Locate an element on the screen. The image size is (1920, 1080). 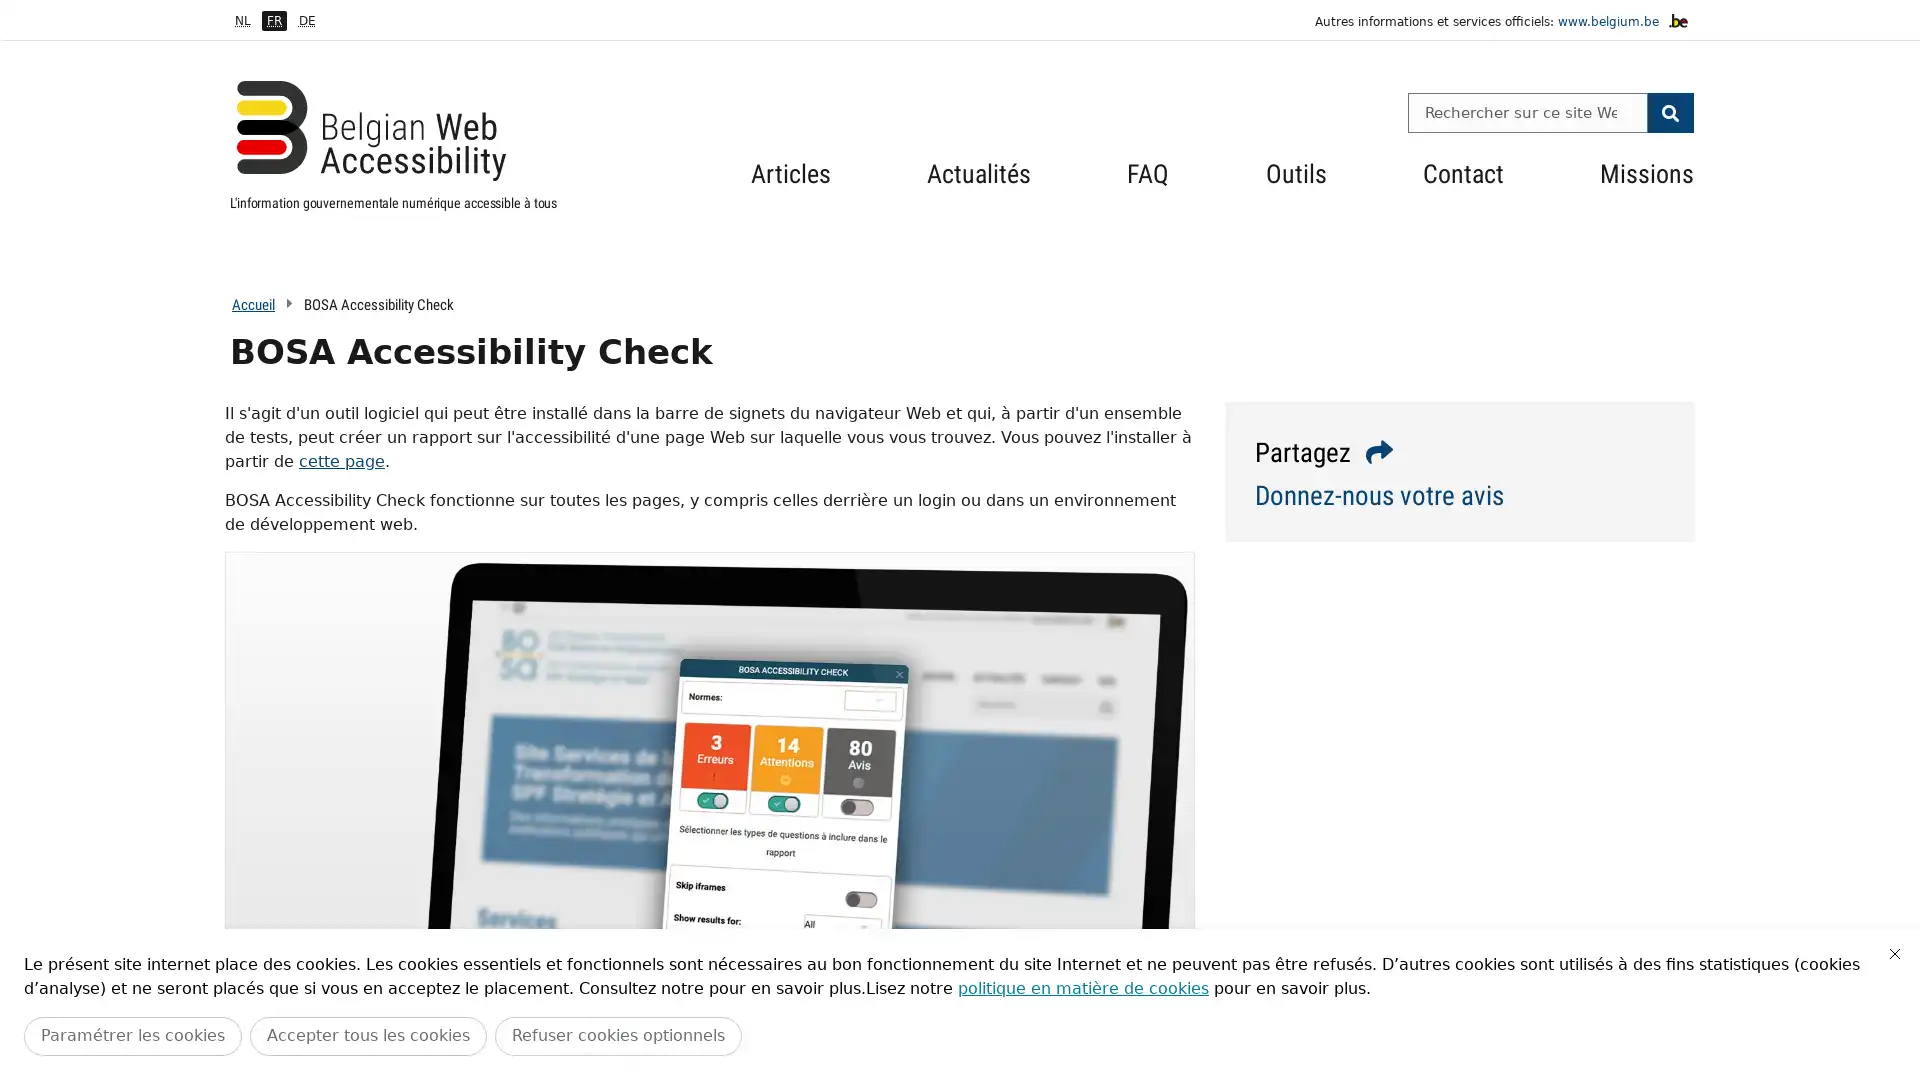
Refuser cookies optionnels is located at coordinates (617, 1035).